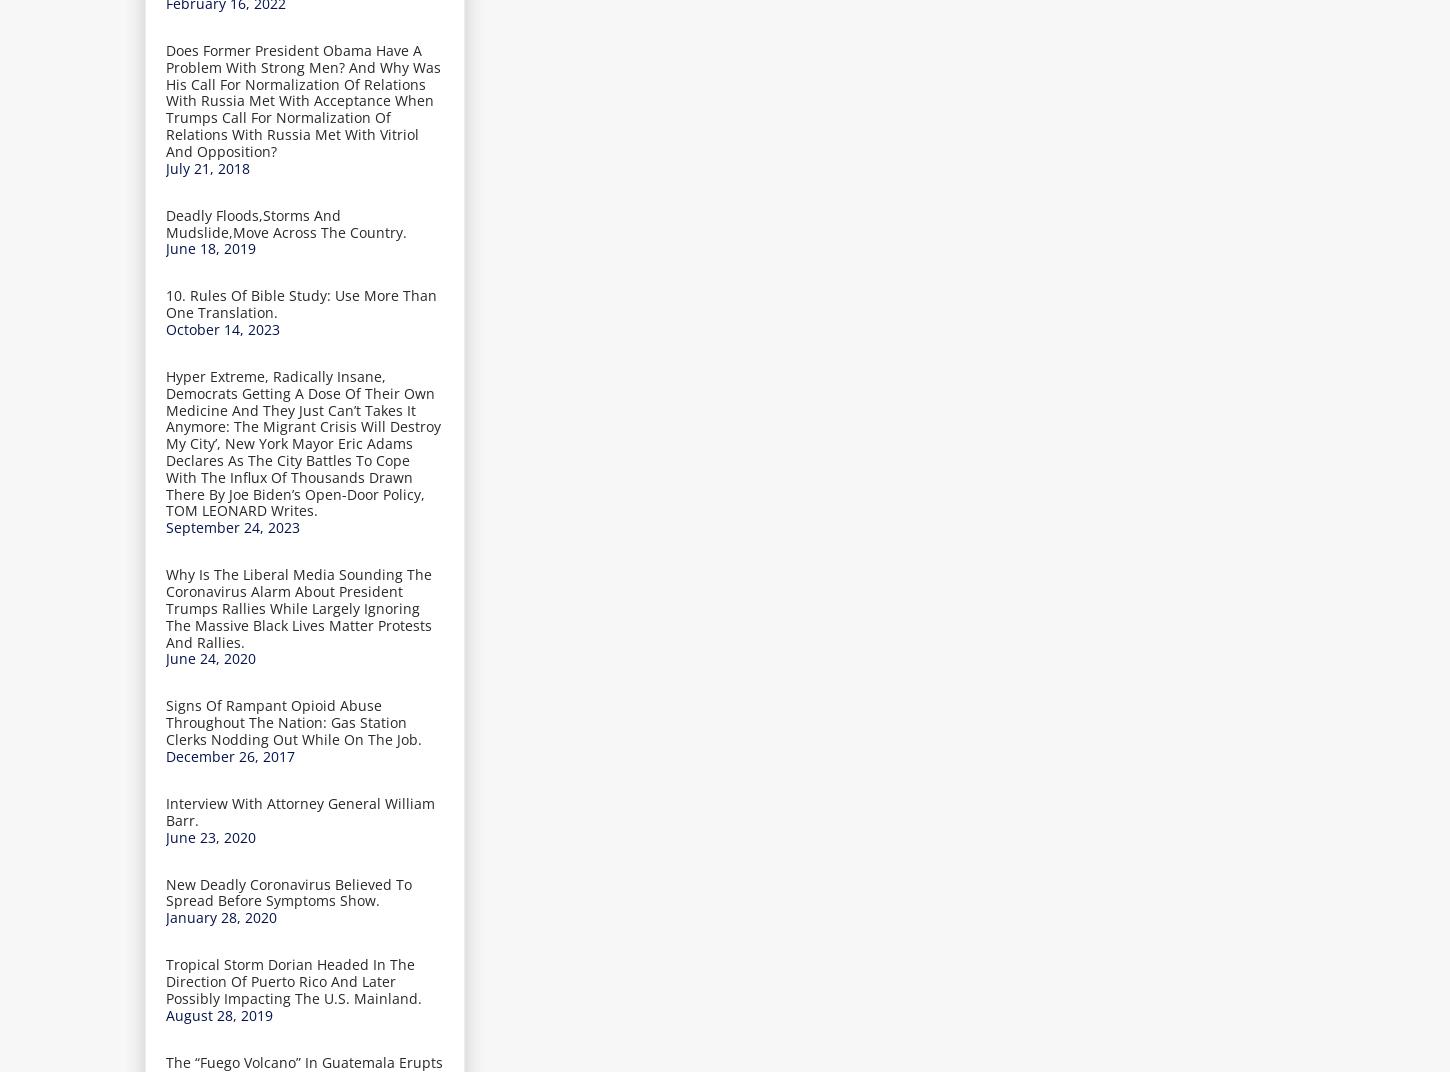 Image resolution: width=1450 pixels, height=1072 pixels. What do you see at coordinates (209, 835) in the screenshot?
I see `'June 23, 2020'` at bounding box center [209, 835].